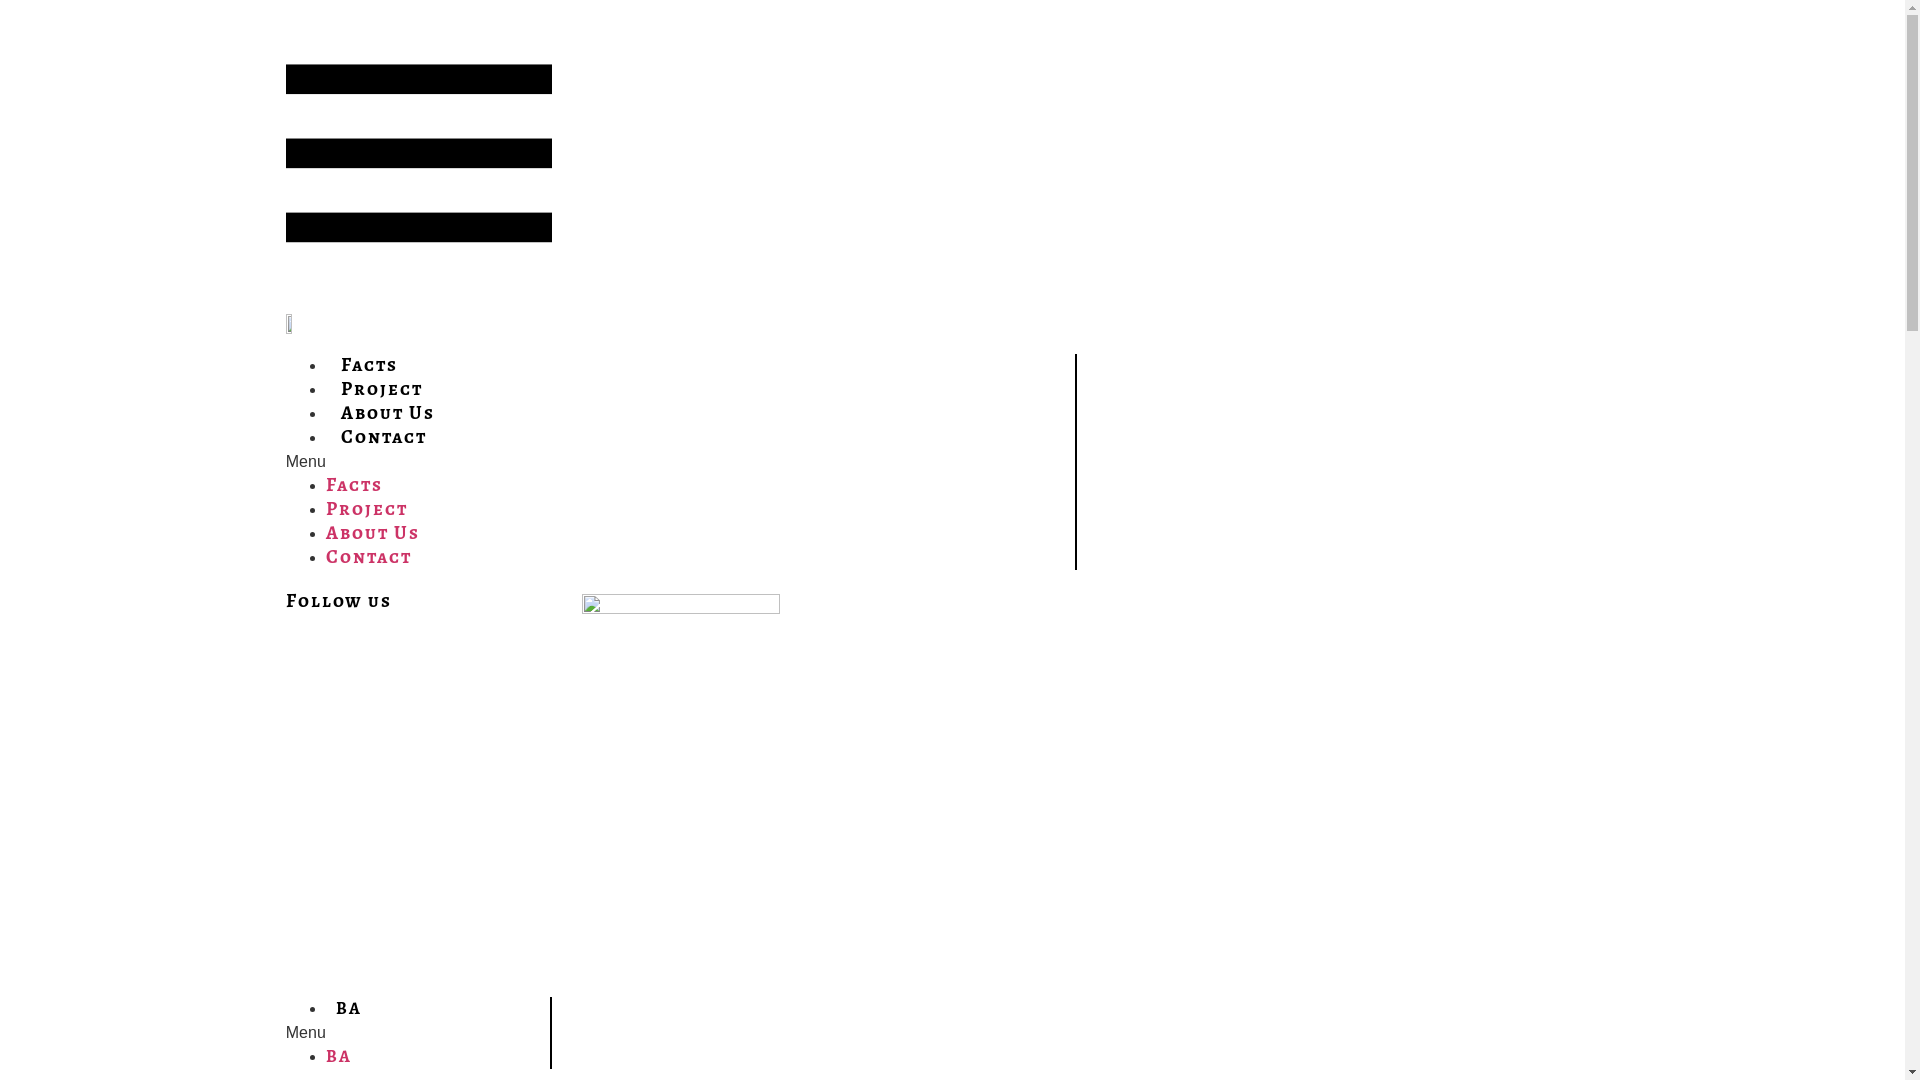 The height and width of the screenshot is (1080, 1920). I want to click on 'Follow us', so click(285, 599).